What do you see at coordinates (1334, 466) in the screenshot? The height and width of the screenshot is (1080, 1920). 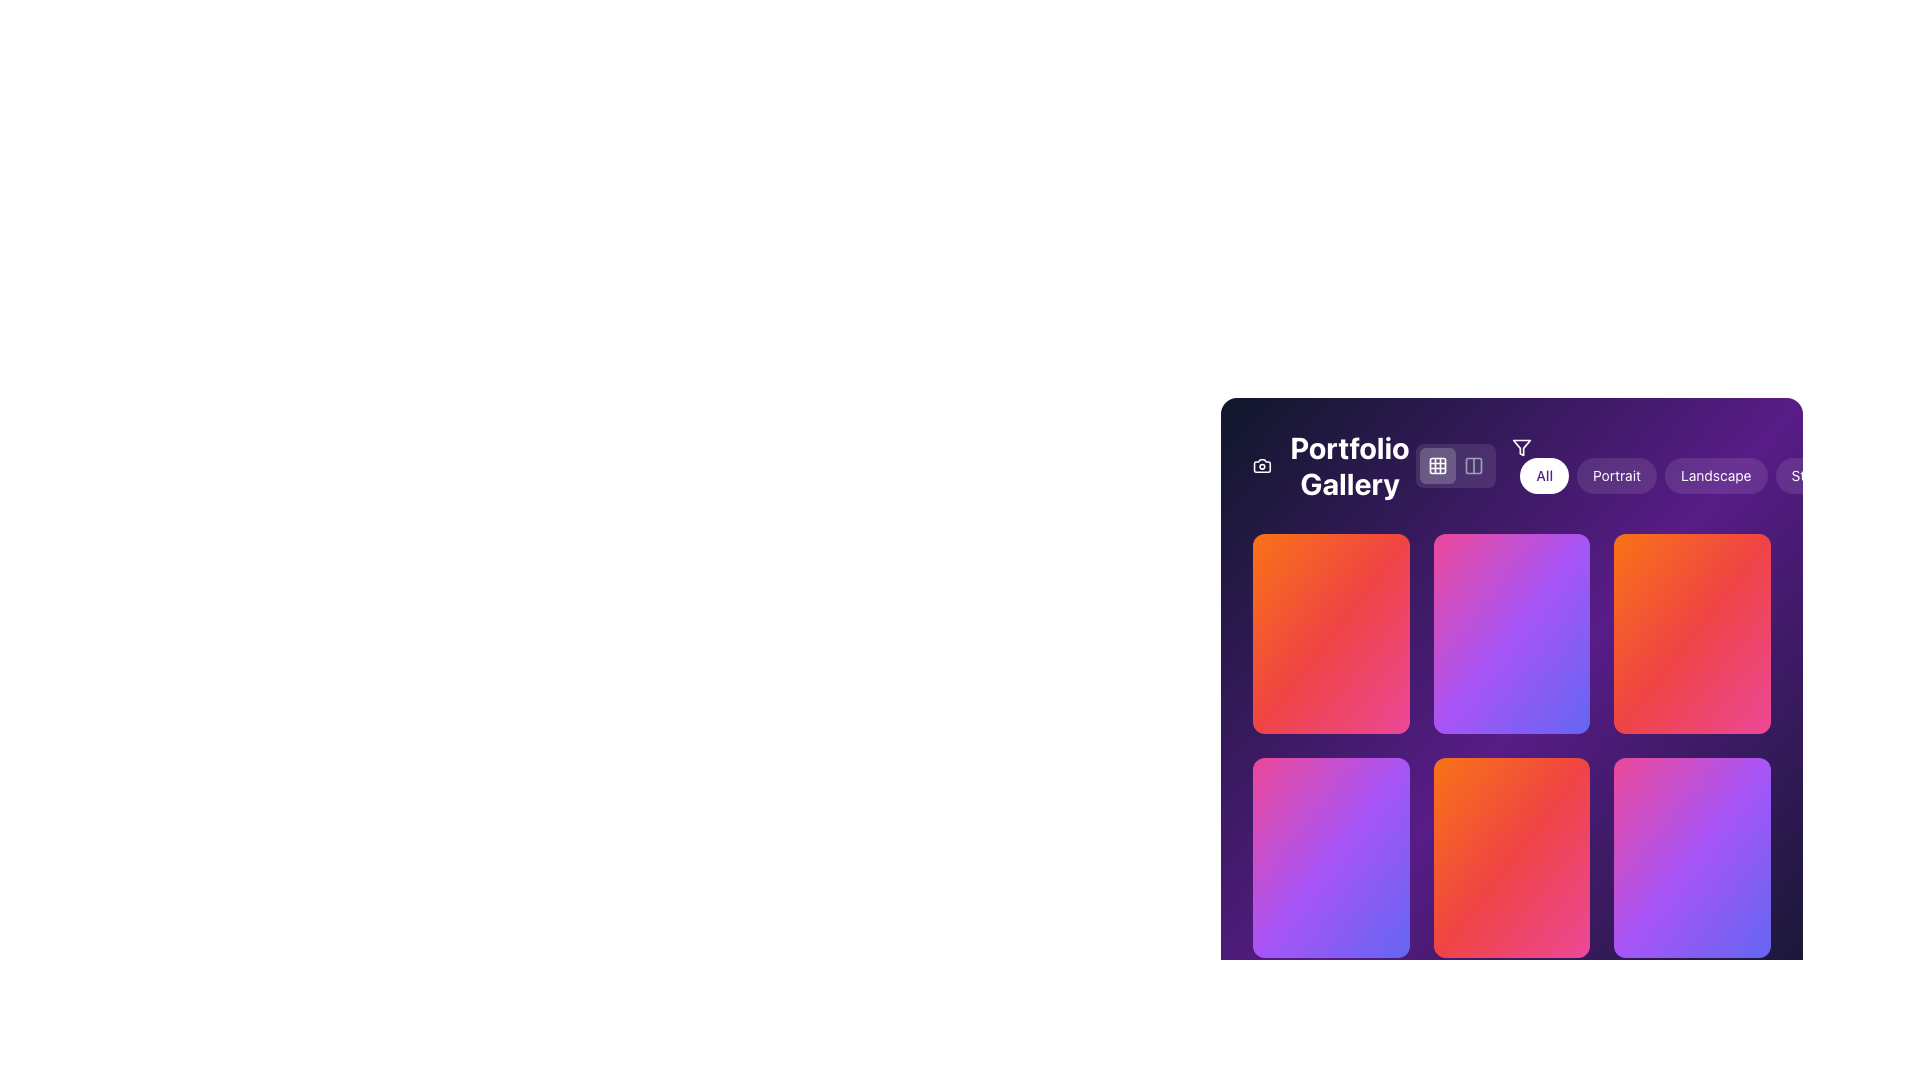 I see `text displayed in the text field titled 'Portfolio Gallery', which is styled with bold and large font size in white color, positioned over a dark background` at bounding box center [1334, 466].